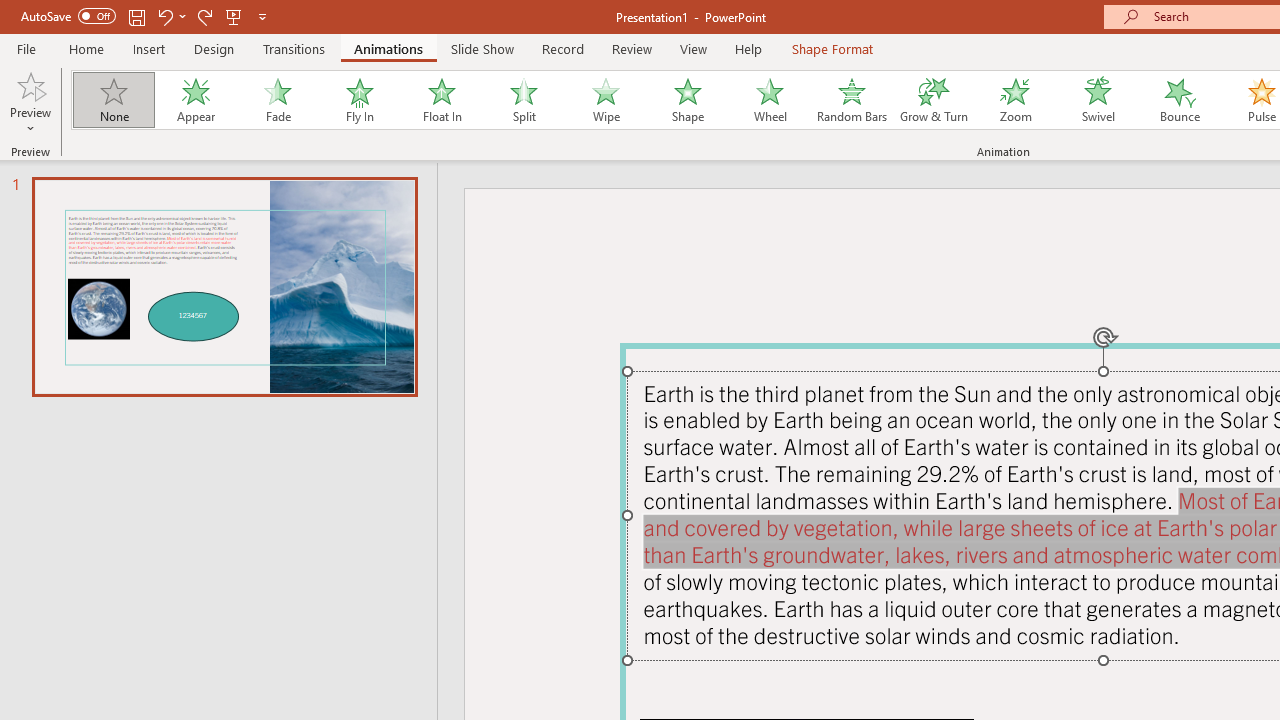  Describe the element at coordinates (30, 103) in the screenshot. I see `'Preview'` at that location.